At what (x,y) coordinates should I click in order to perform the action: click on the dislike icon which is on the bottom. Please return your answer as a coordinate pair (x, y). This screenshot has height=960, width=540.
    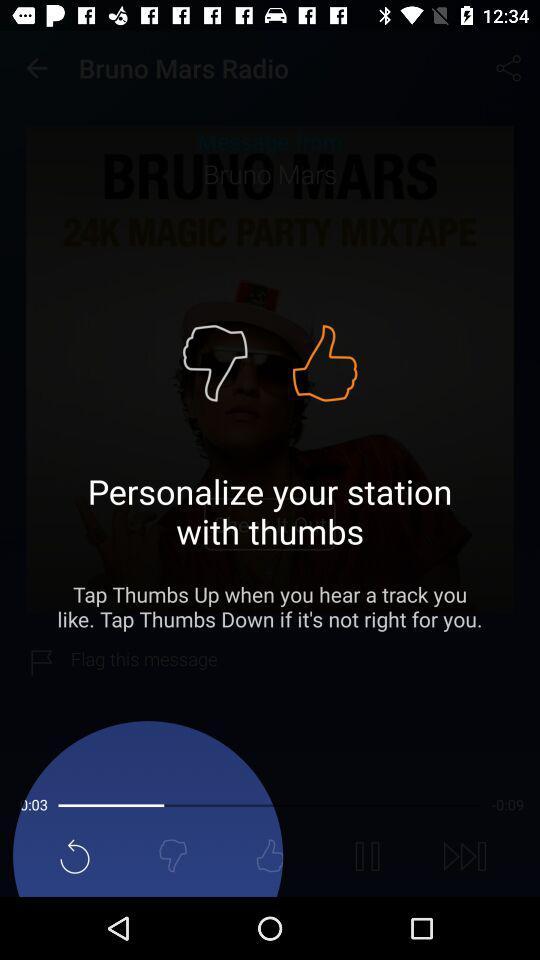
    Looking at the image, I should click on (172, 855).